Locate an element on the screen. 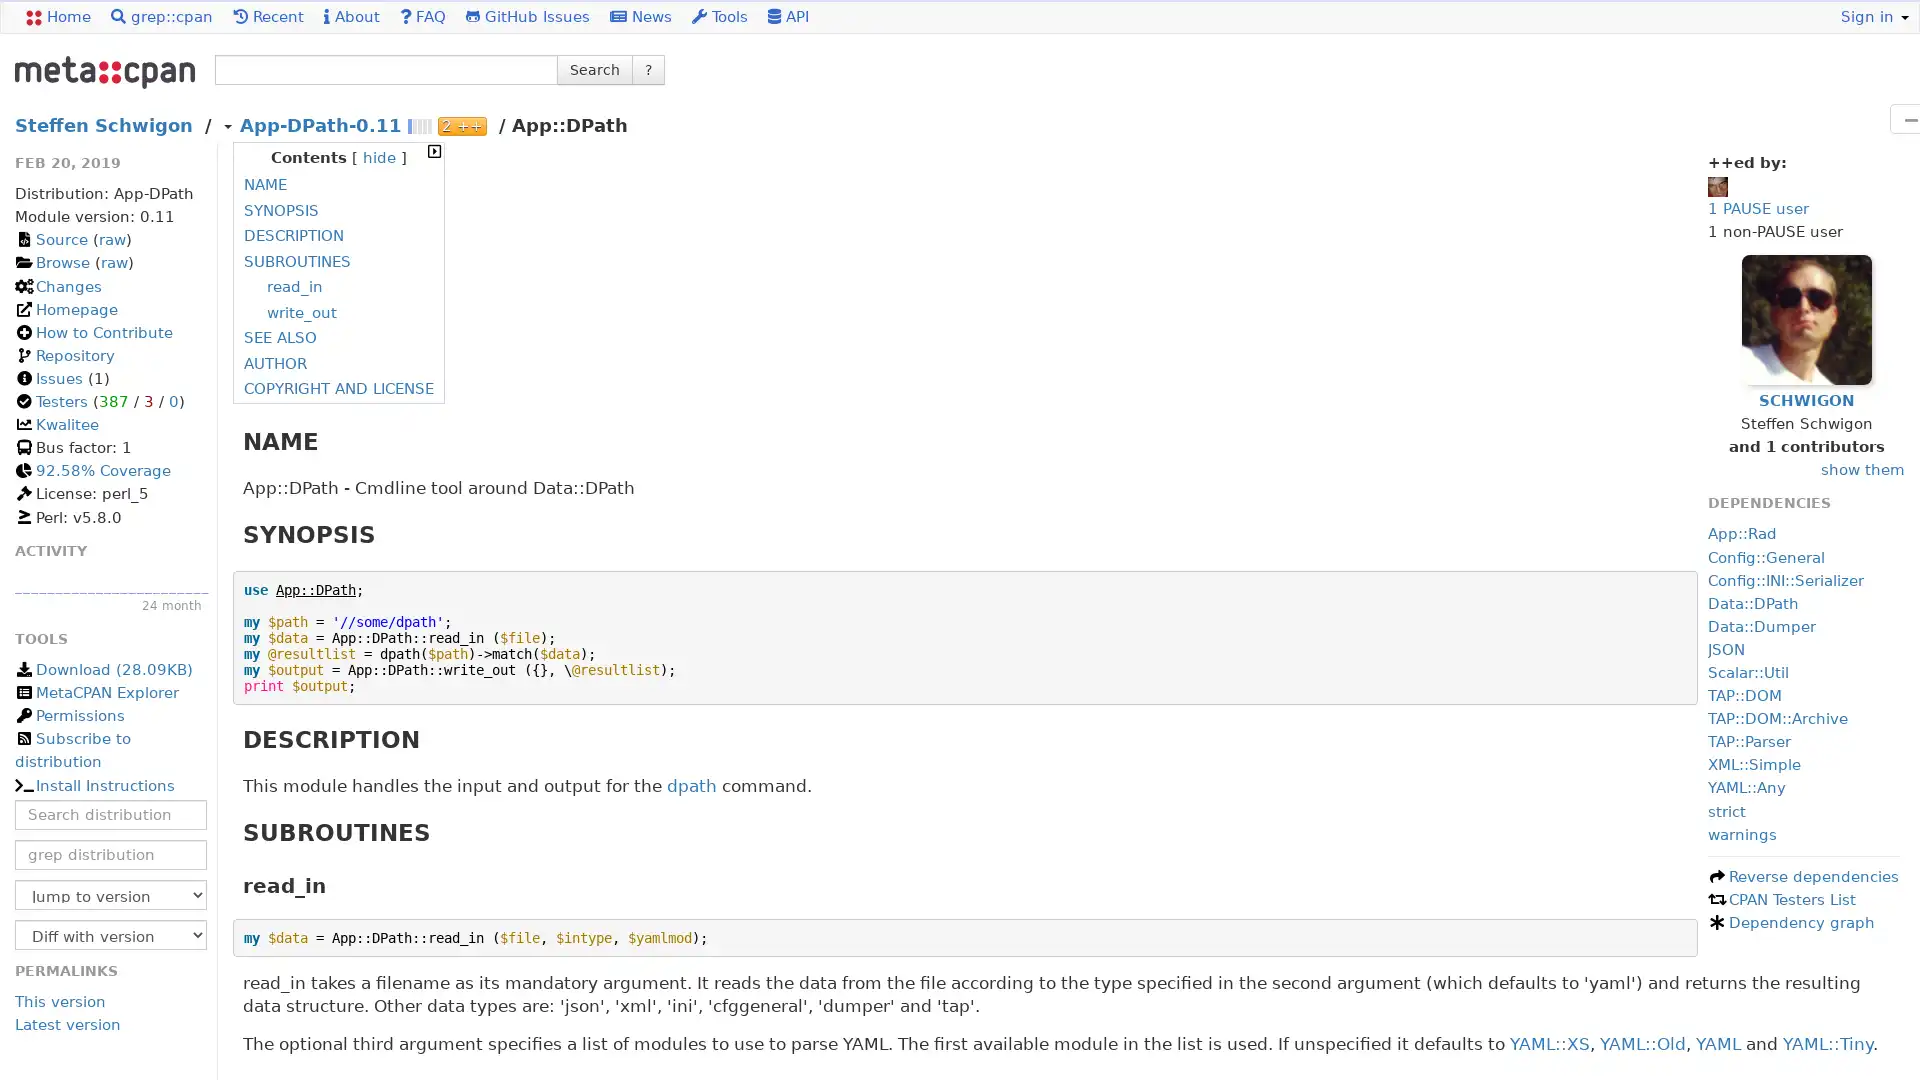 The image size is (1920, 1080). show them is located at coordinates (1861, 470).